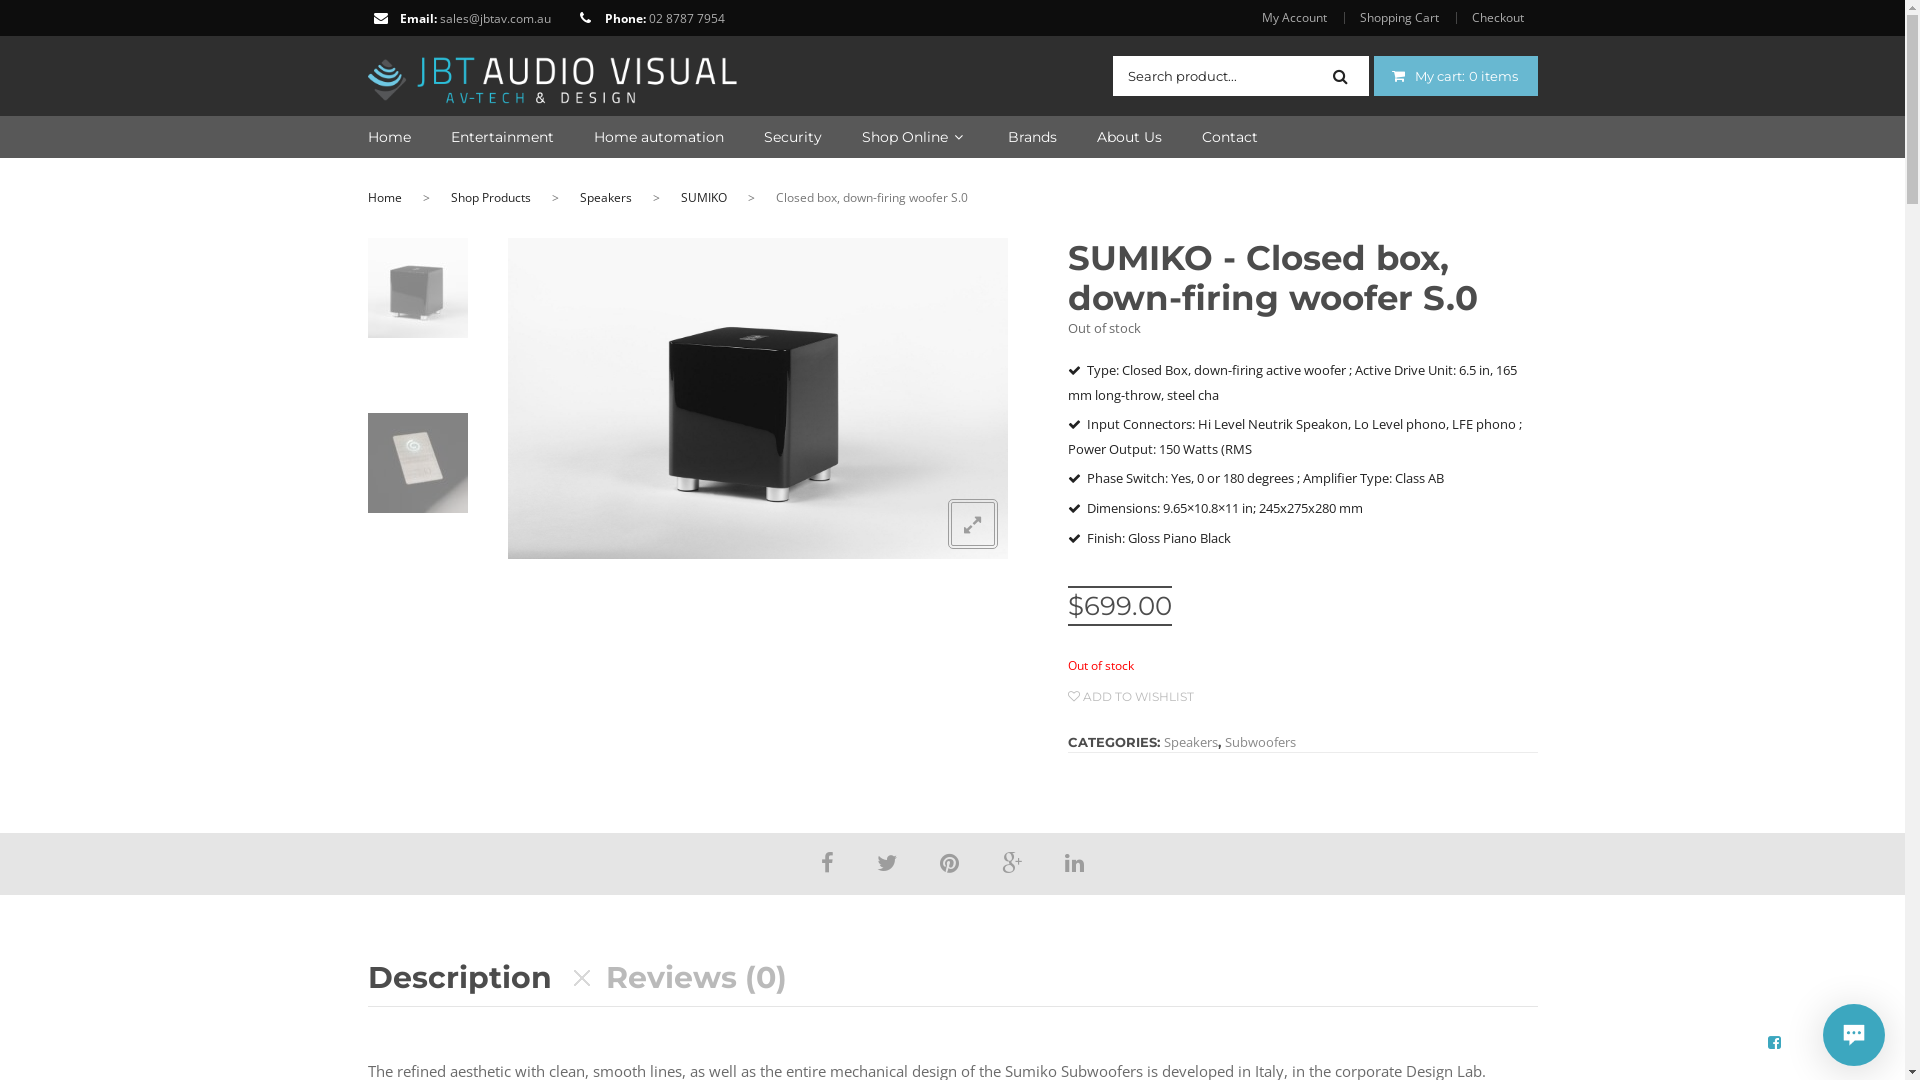 This screenshot has width=1920, height=1080. I want to click on 'Shopping Cart', so click(1397, 18).